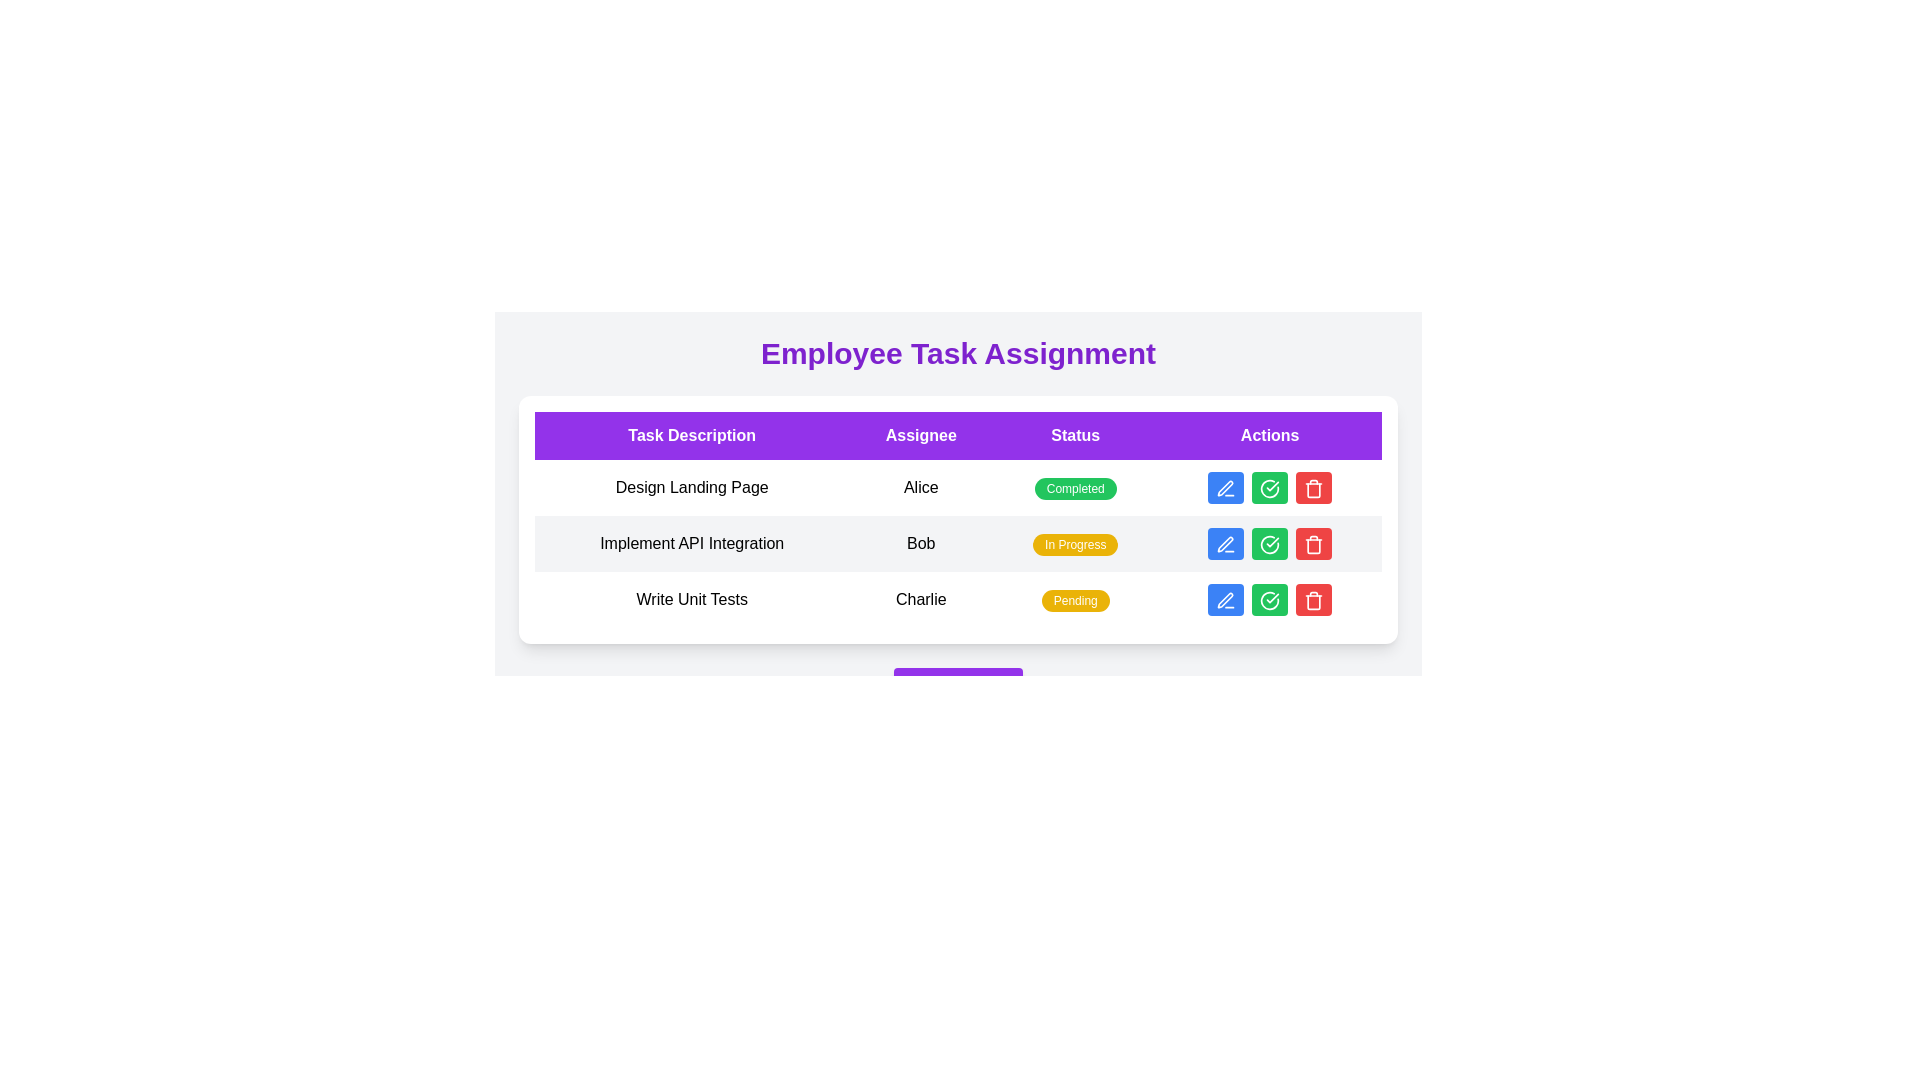 The height and width of the screenshot is (1080, 1920). What do you see at coordinates (1224, 488) in the screenshot?
I see `the edit icon button, which features a curved, stylized pen symbol, located in the Actions column of the first row for Alice's task` at bounding box center [1224, 488].